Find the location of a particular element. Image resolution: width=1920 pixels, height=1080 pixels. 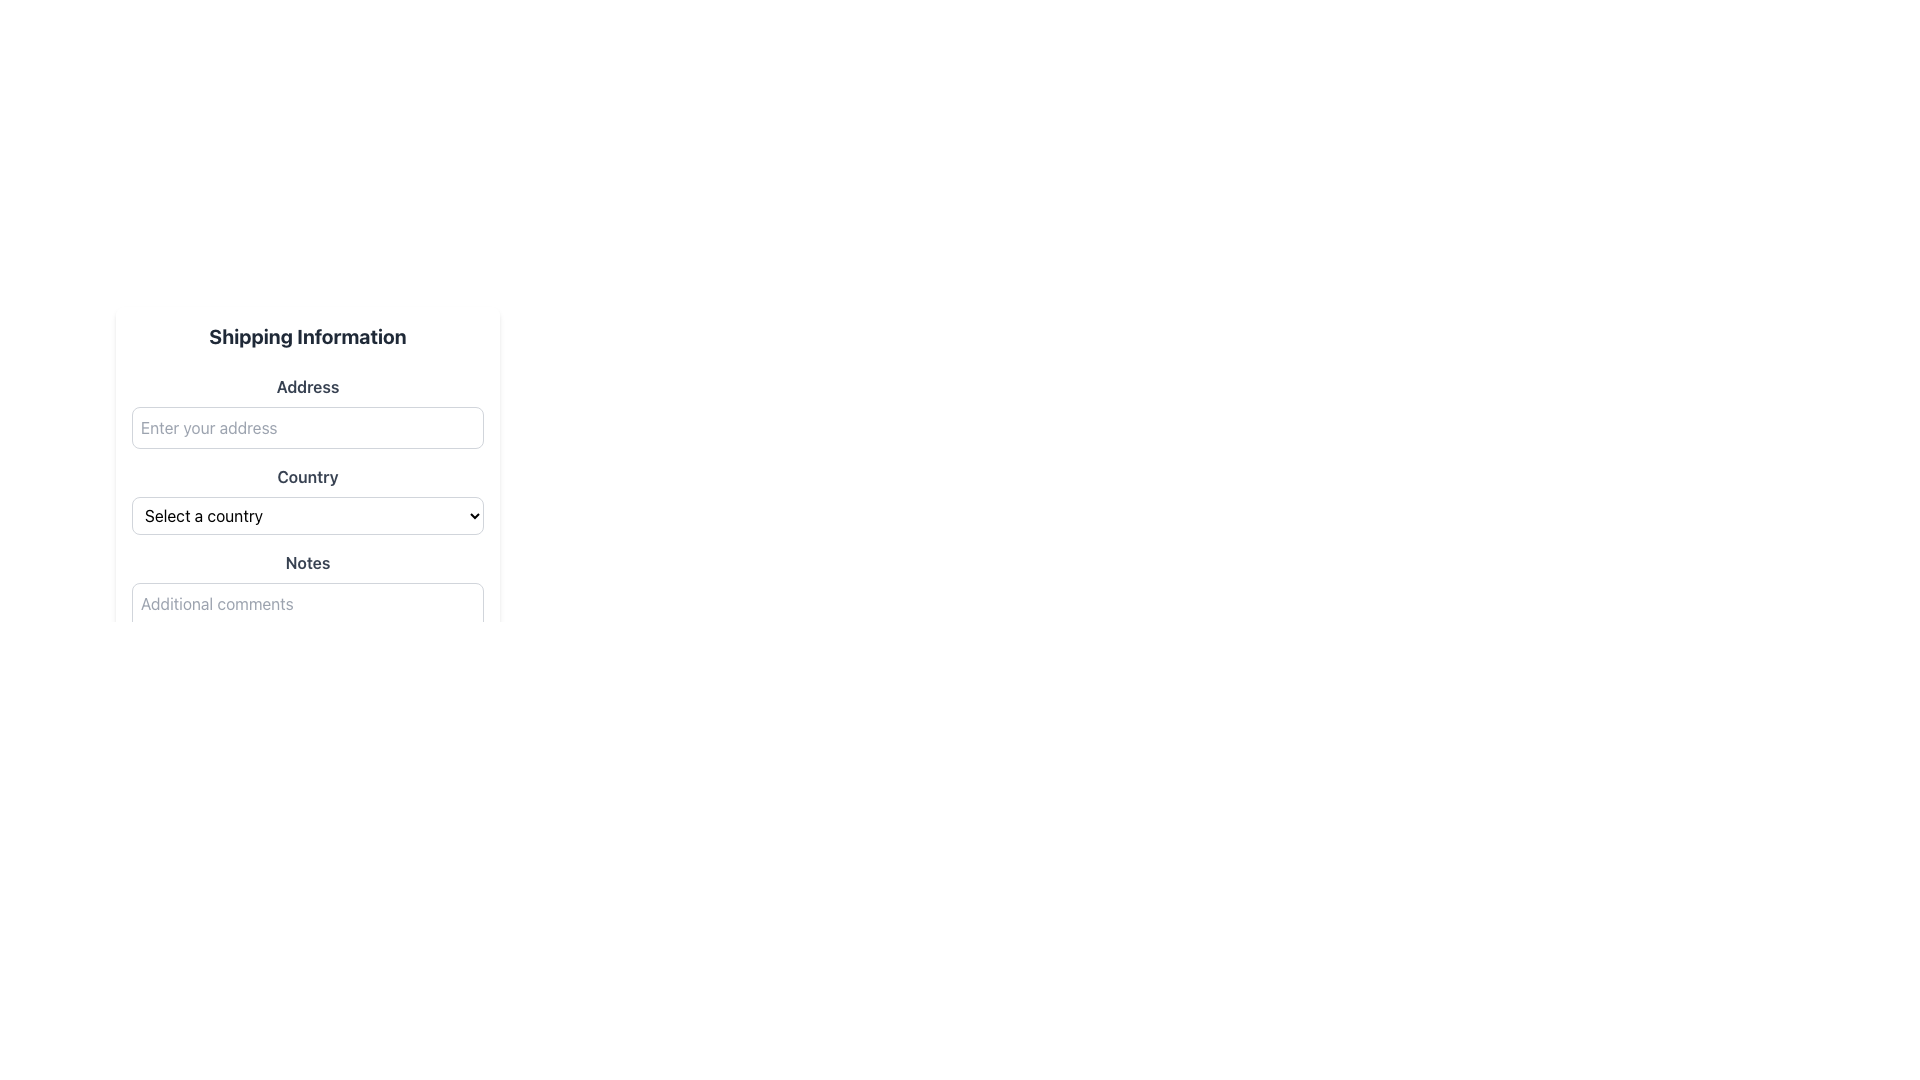

the 'Address' label displayed in bold, dark gray font, which is positioned above the text input field in the Shipping Information form section is located at coordinates (306, 386).